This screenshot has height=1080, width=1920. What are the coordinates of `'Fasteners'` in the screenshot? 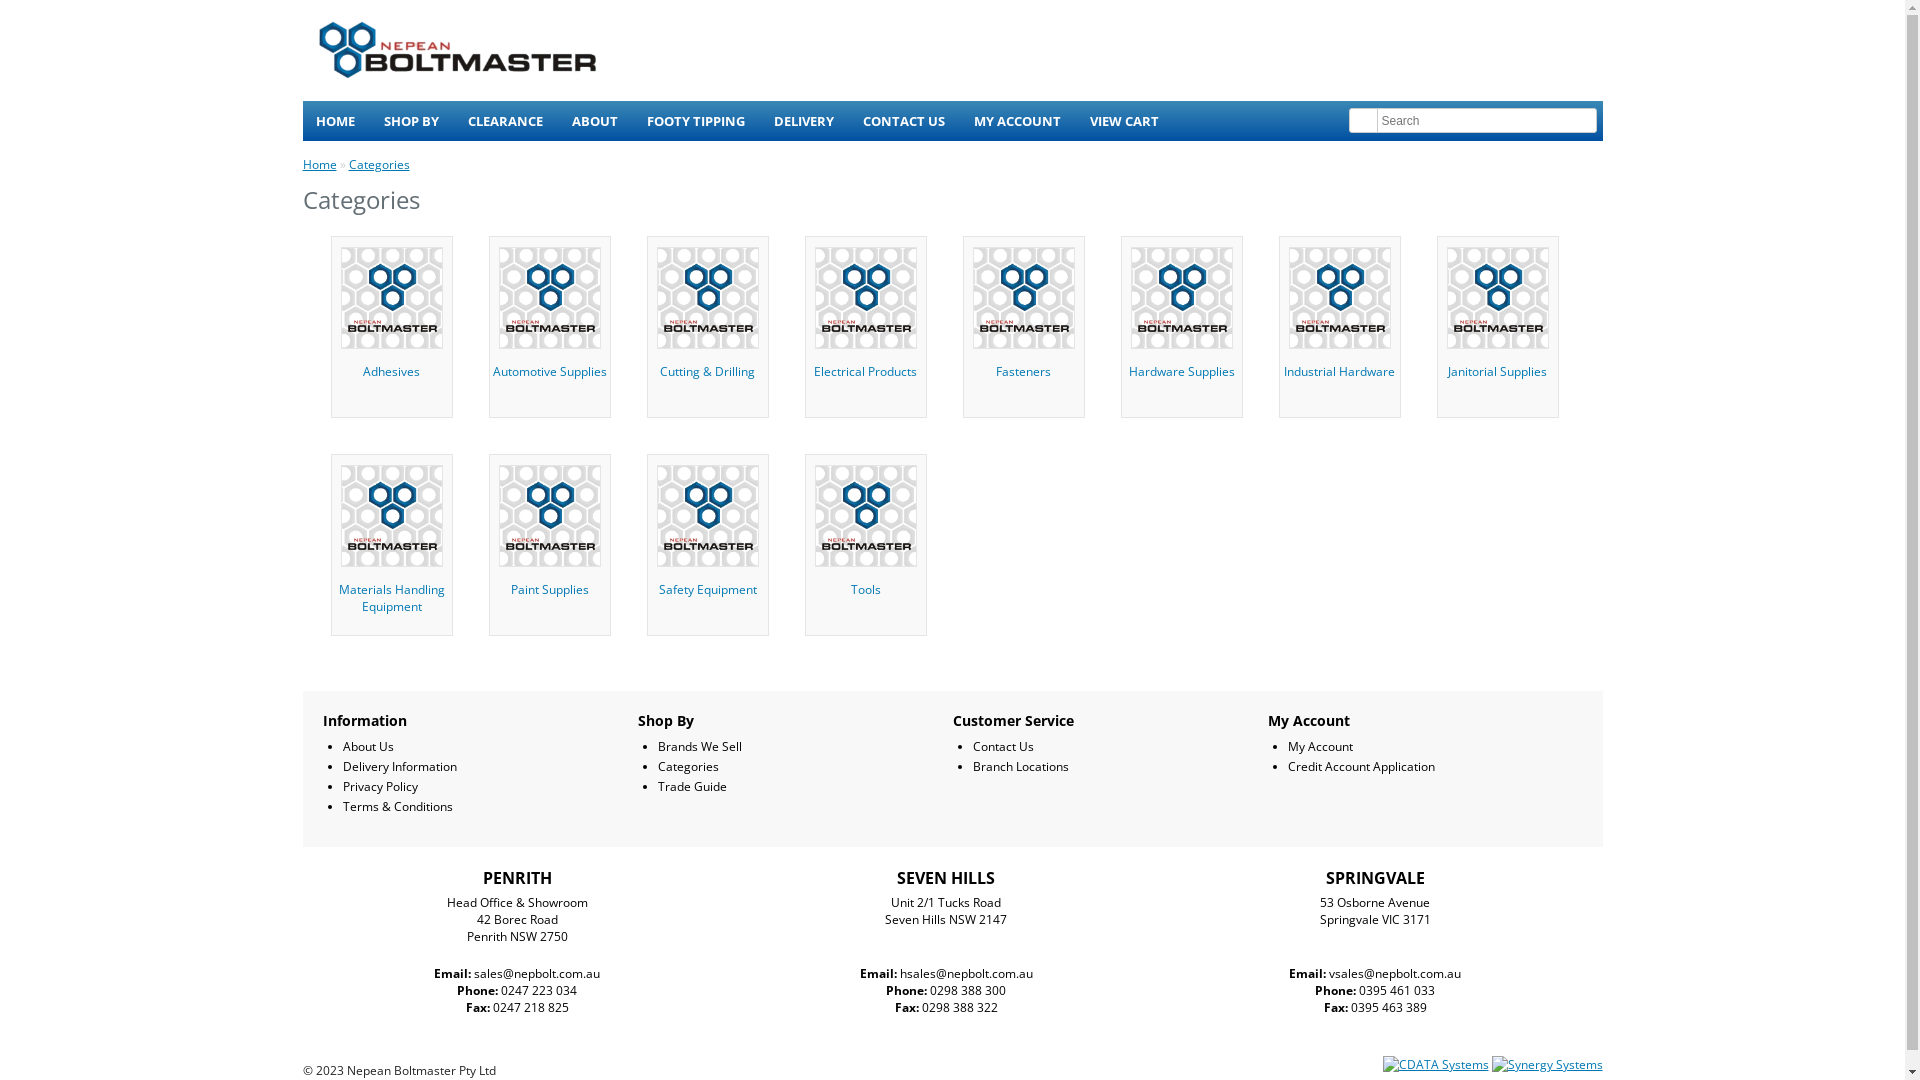 It's located at (1023, 319).